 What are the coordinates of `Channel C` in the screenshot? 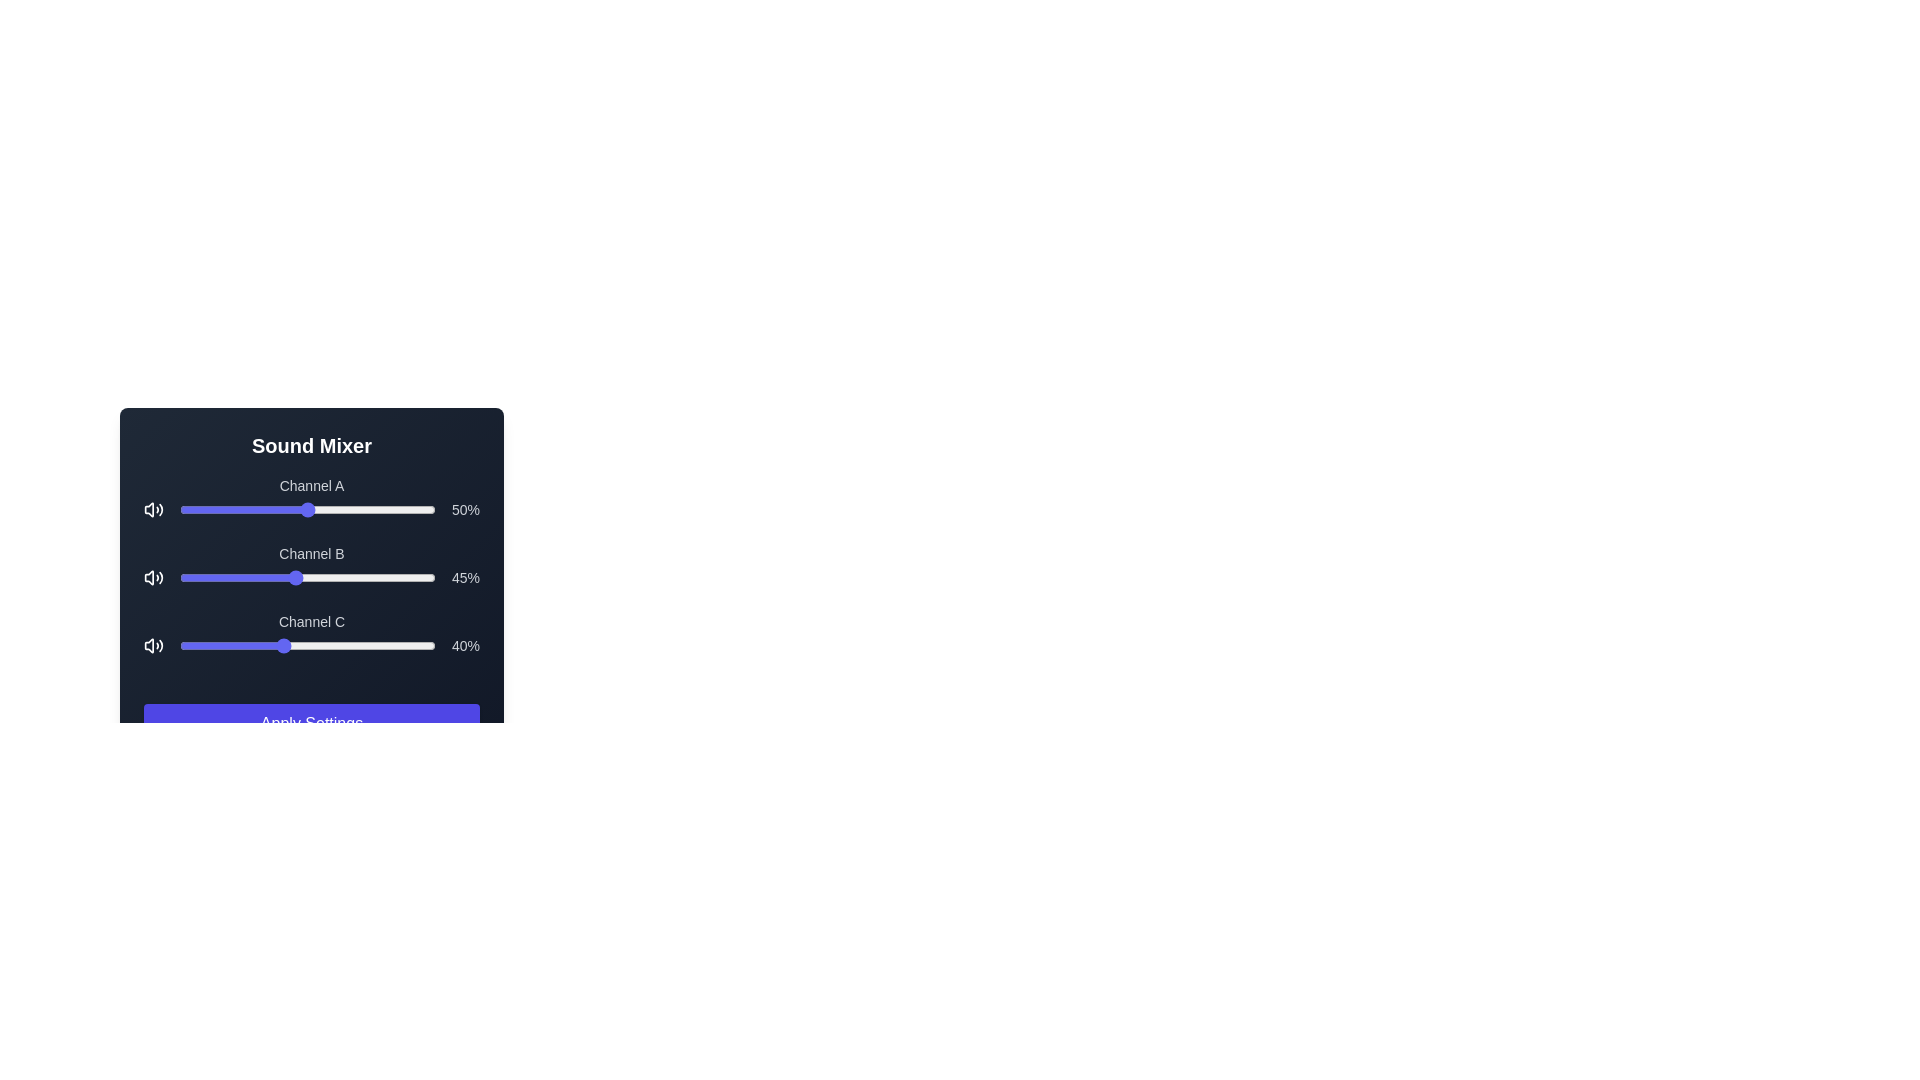 It's located at (354, 645).